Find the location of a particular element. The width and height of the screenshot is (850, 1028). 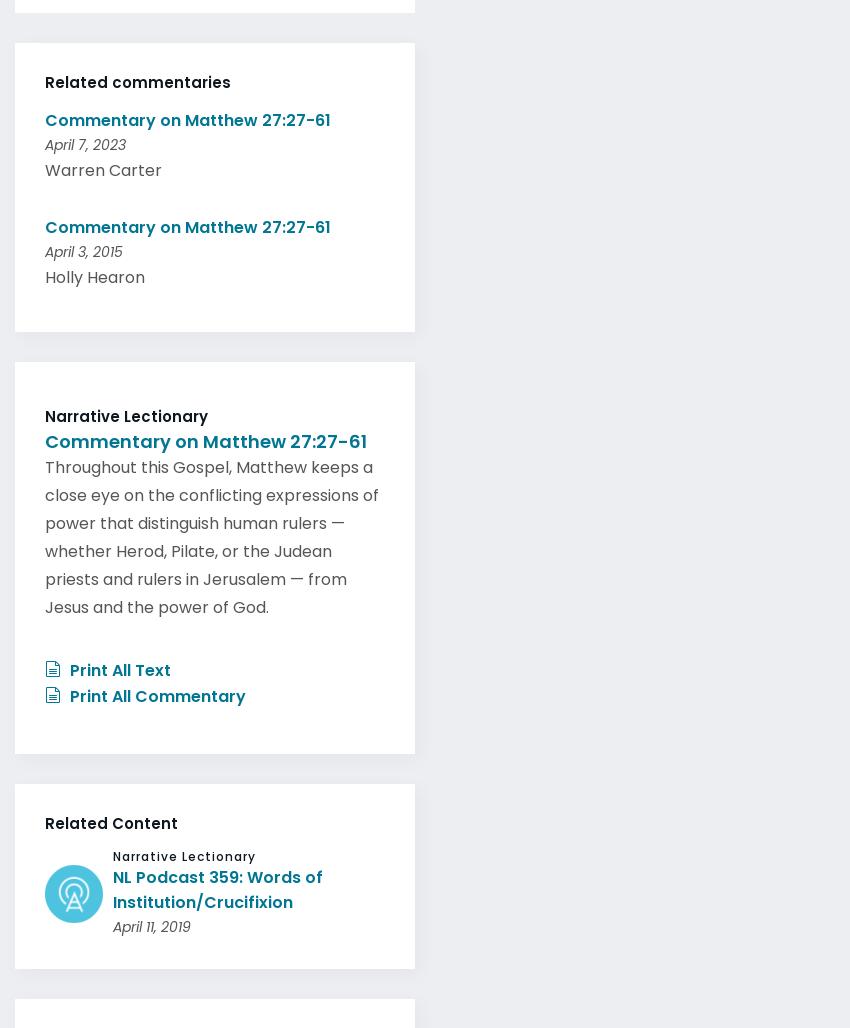

'Throughout this Gospel, Matthew keeps a close eye on the conflicting expressions of power that distinguish human rulers — whether Herod, Pilate, or the Judean priests and rulers in Jerusalem — from Jesus and the power of God.' is located at coordinates (44, 531).